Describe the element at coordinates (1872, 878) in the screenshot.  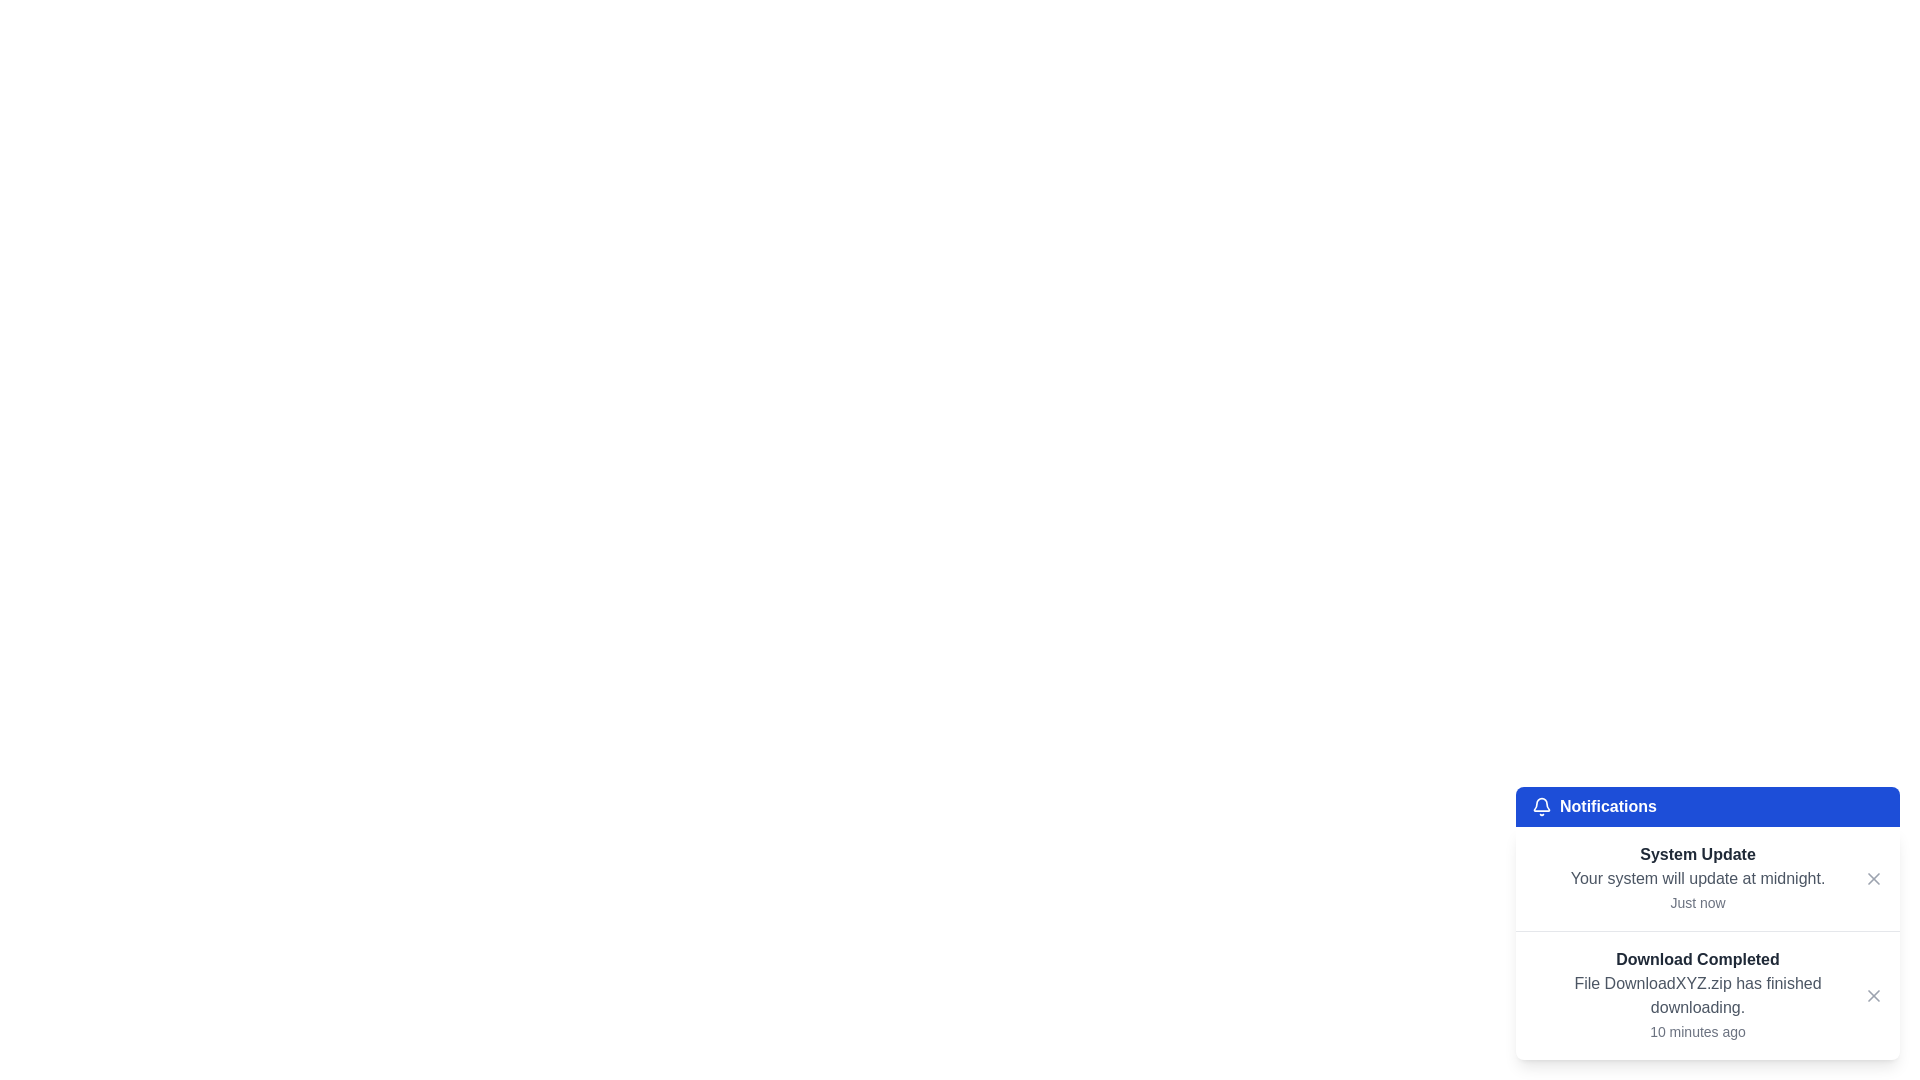
I see `the cross-shaped close icon located in the top-right corner of the 'System Update' notification` at that location.